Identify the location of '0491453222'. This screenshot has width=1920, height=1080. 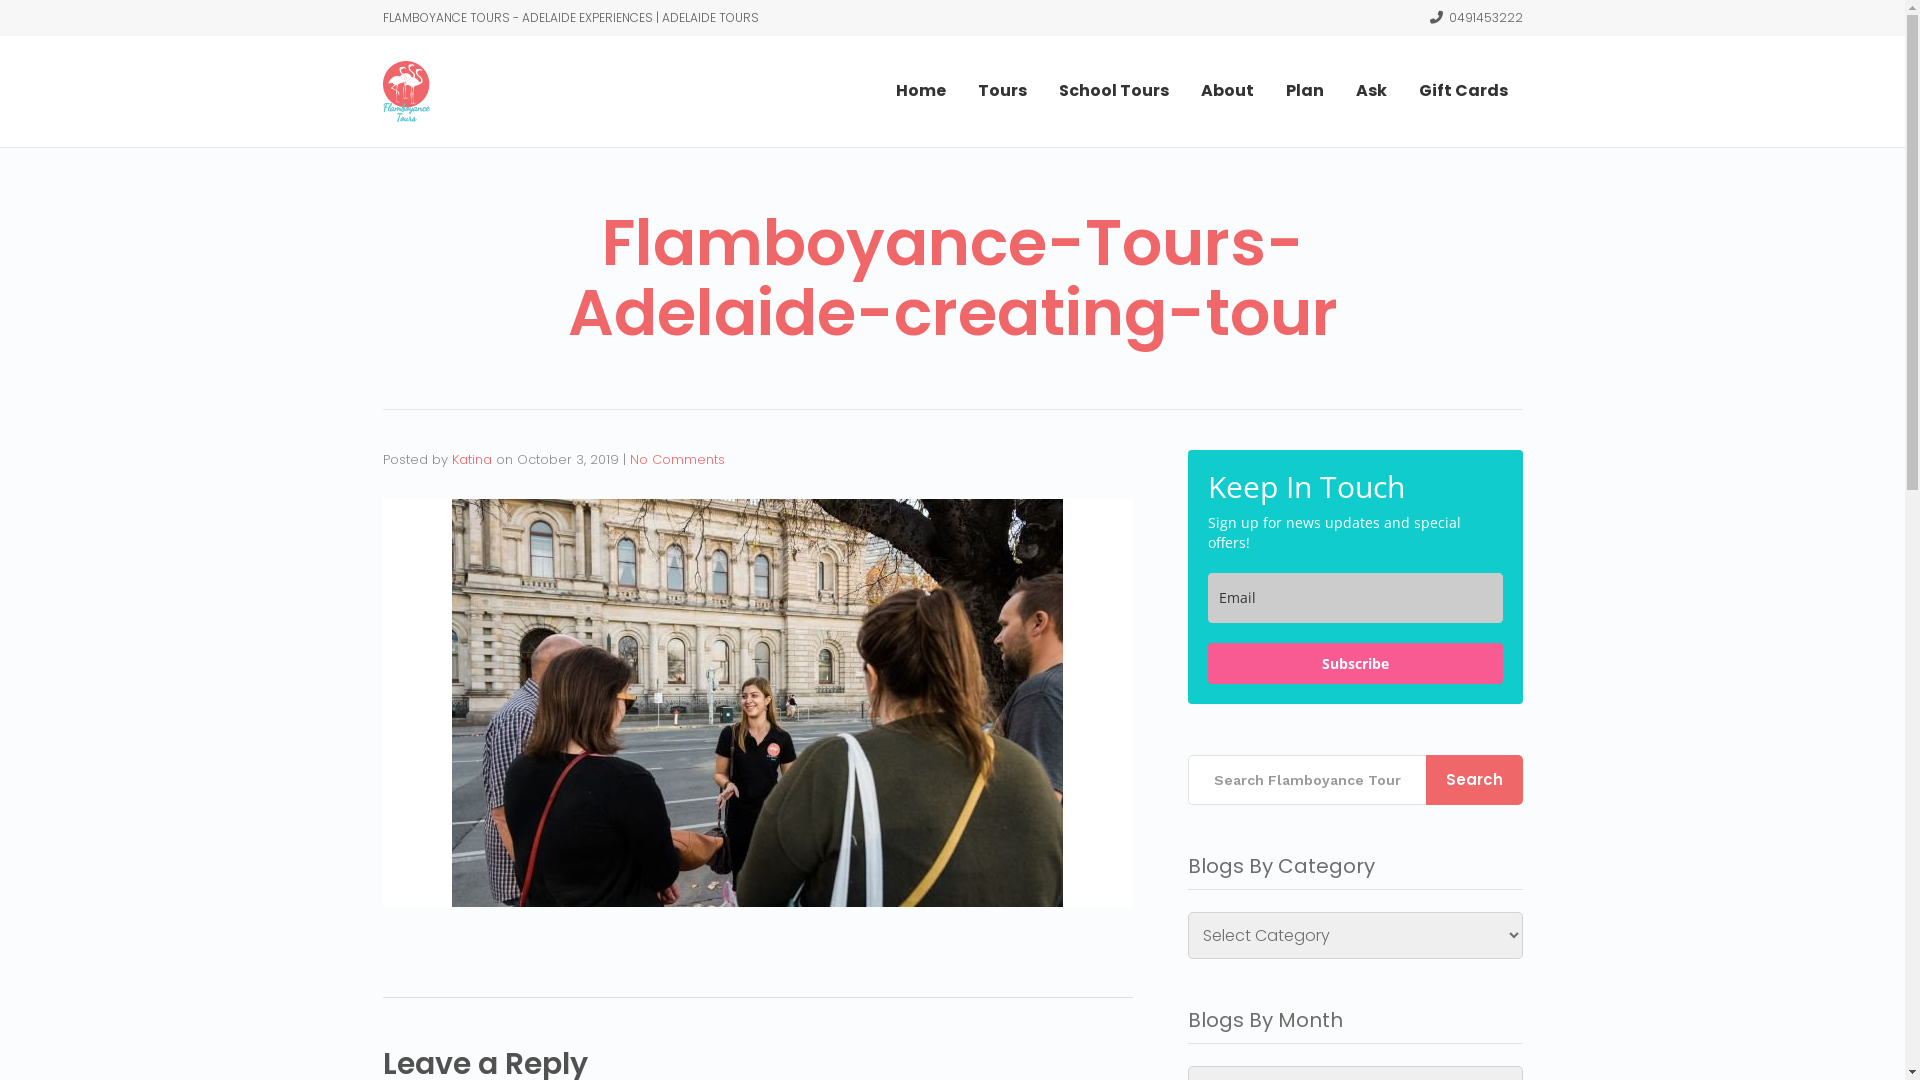
(1476, 17).